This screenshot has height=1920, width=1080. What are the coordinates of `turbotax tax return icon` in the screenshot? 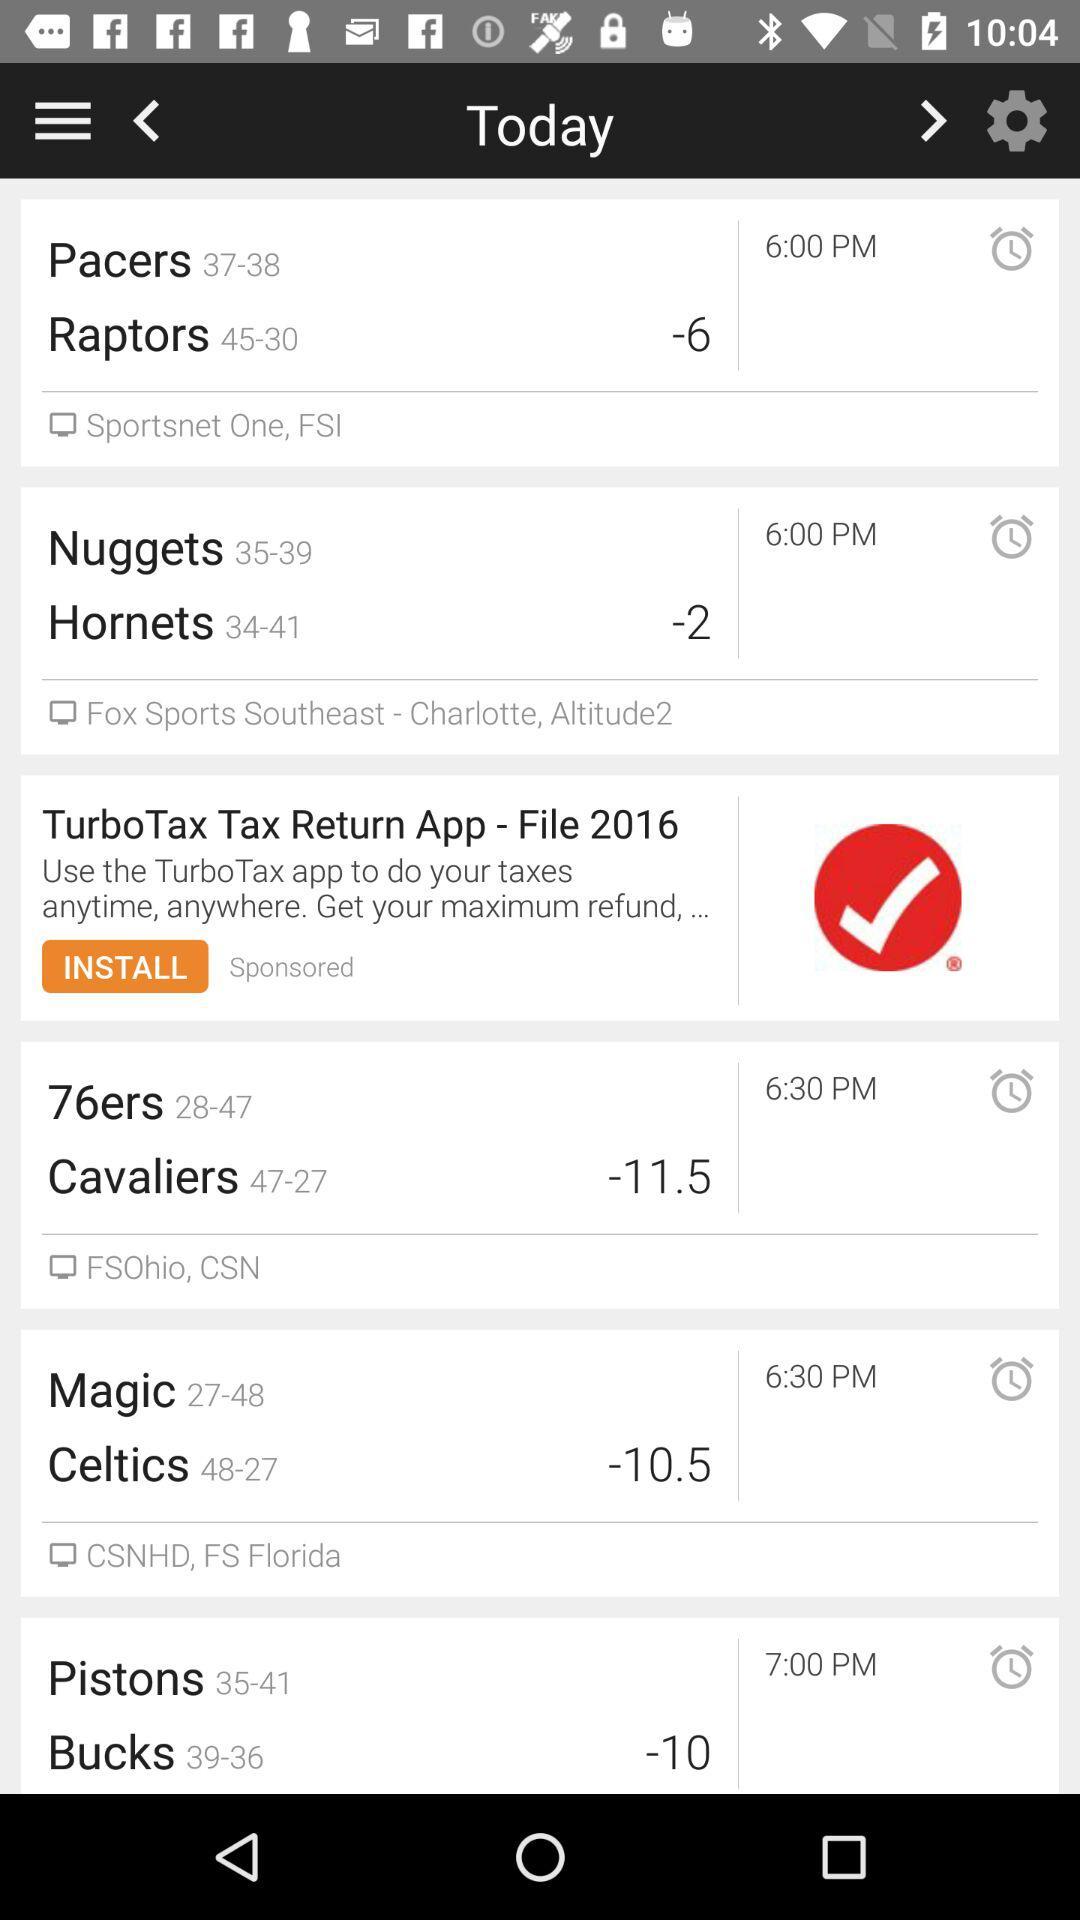 It's located at (382, 822).